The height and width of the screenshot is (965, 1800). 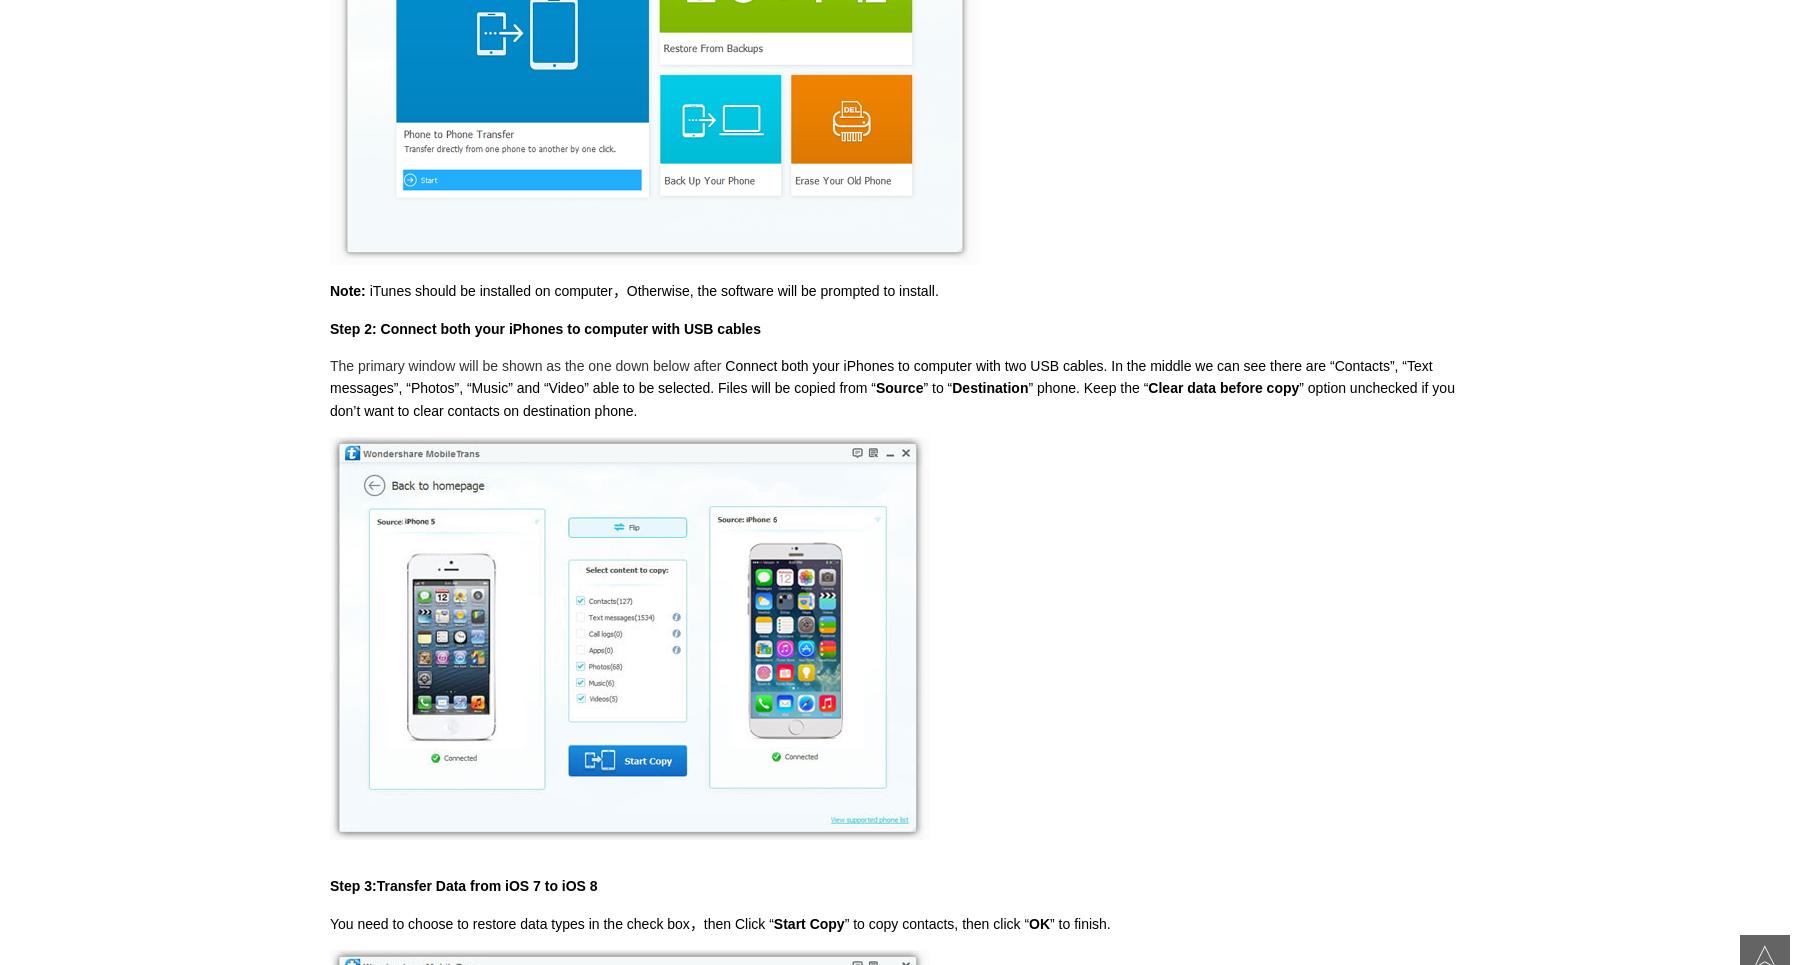 I want to click on 'Note:', so click(x=347, y=291).